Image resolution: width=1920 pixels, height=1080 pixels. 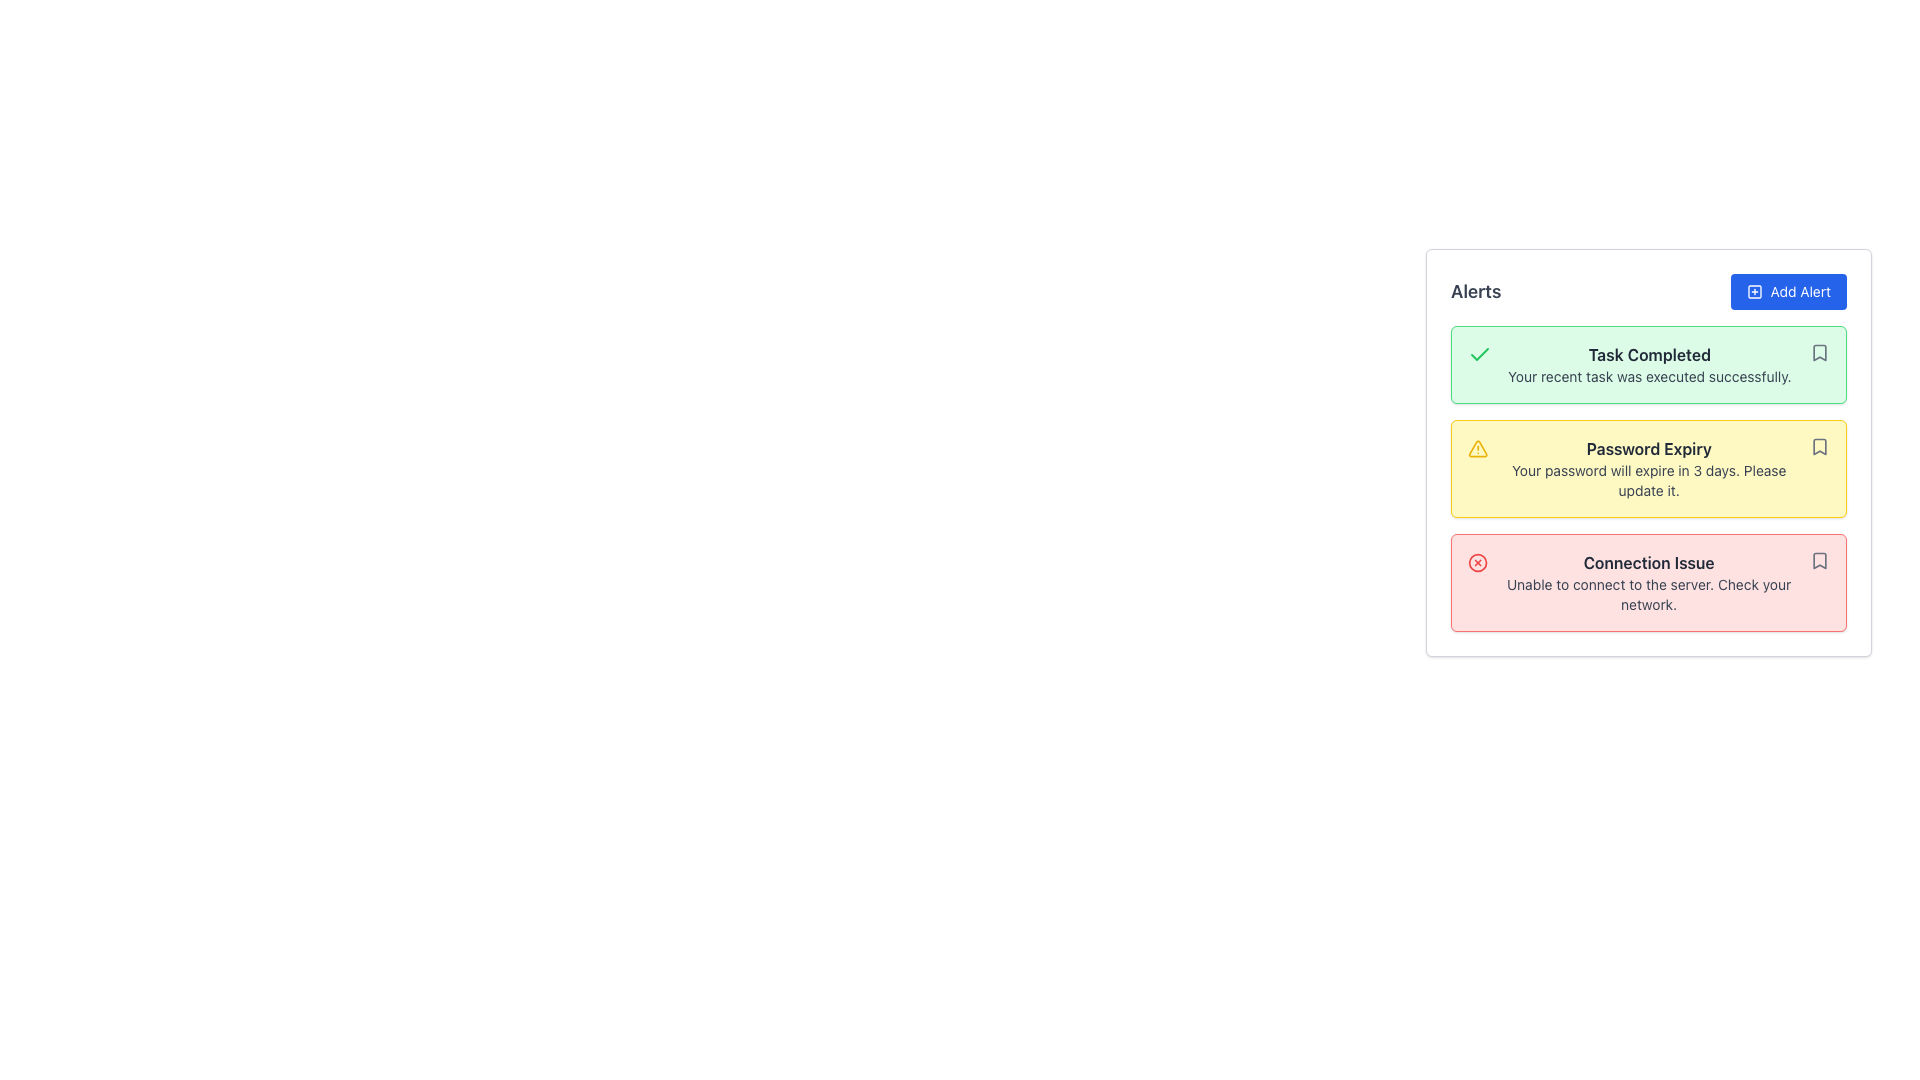 I want to click on the flag icon located on the right side of the 'Password Expiry' notification box, so click(x=1819, y=446).